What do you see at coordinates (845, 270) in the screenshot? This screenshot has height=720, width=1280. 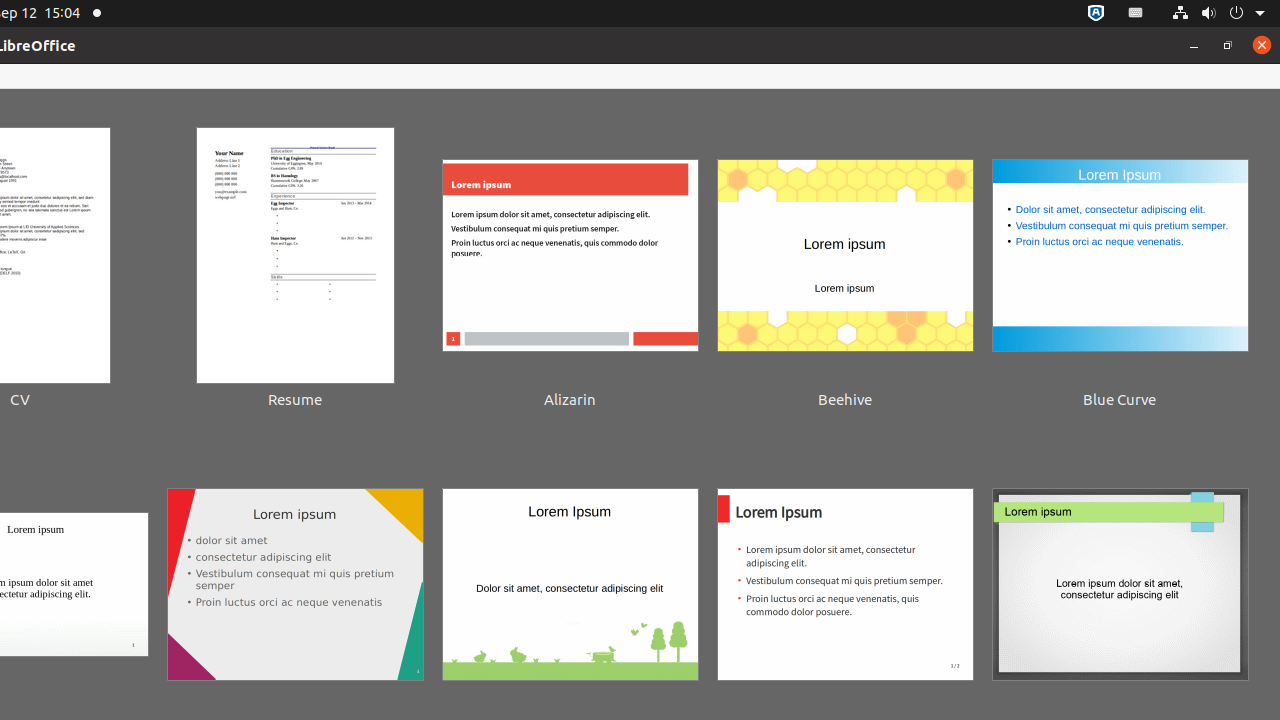 I see `'Beehive'` at bounding box center [845, 270].